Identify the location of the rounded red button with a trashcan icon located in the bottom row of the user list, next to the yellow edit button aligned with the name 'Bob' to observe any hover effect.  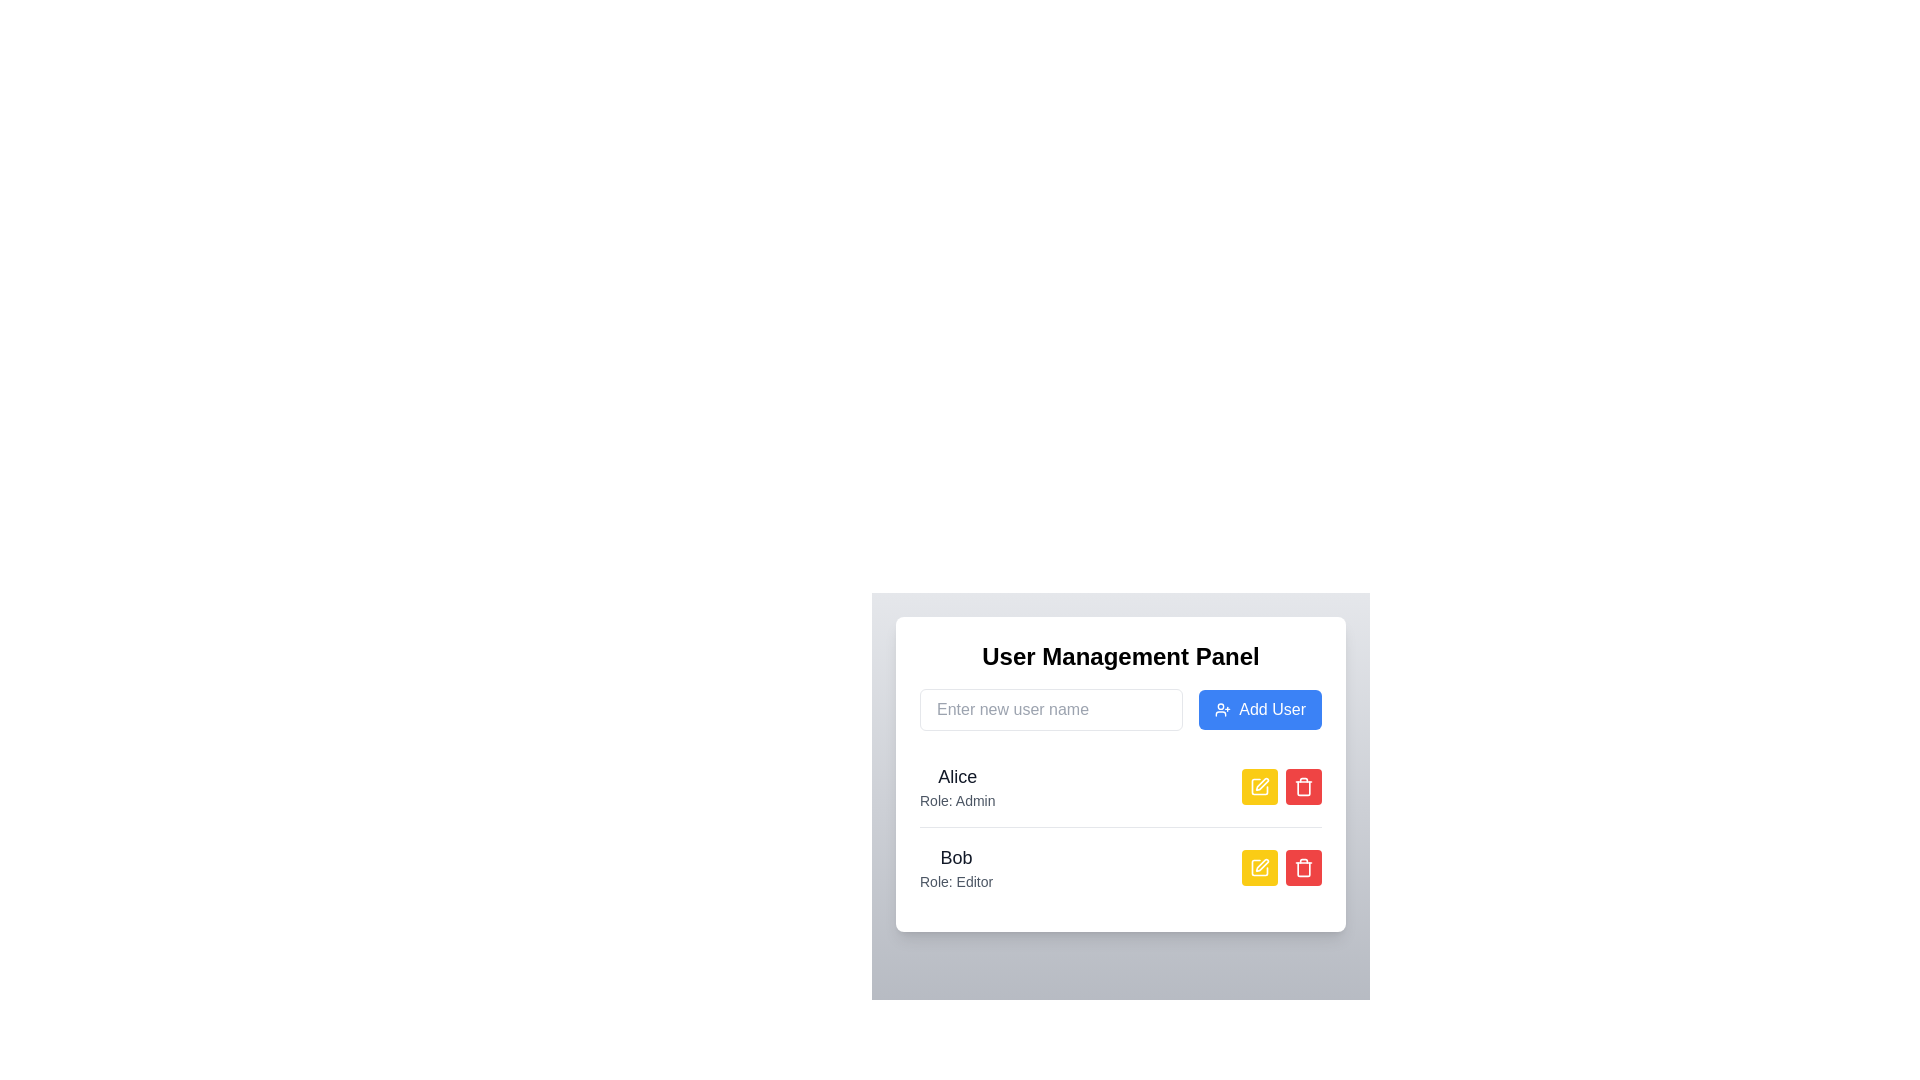
(1304, 866).